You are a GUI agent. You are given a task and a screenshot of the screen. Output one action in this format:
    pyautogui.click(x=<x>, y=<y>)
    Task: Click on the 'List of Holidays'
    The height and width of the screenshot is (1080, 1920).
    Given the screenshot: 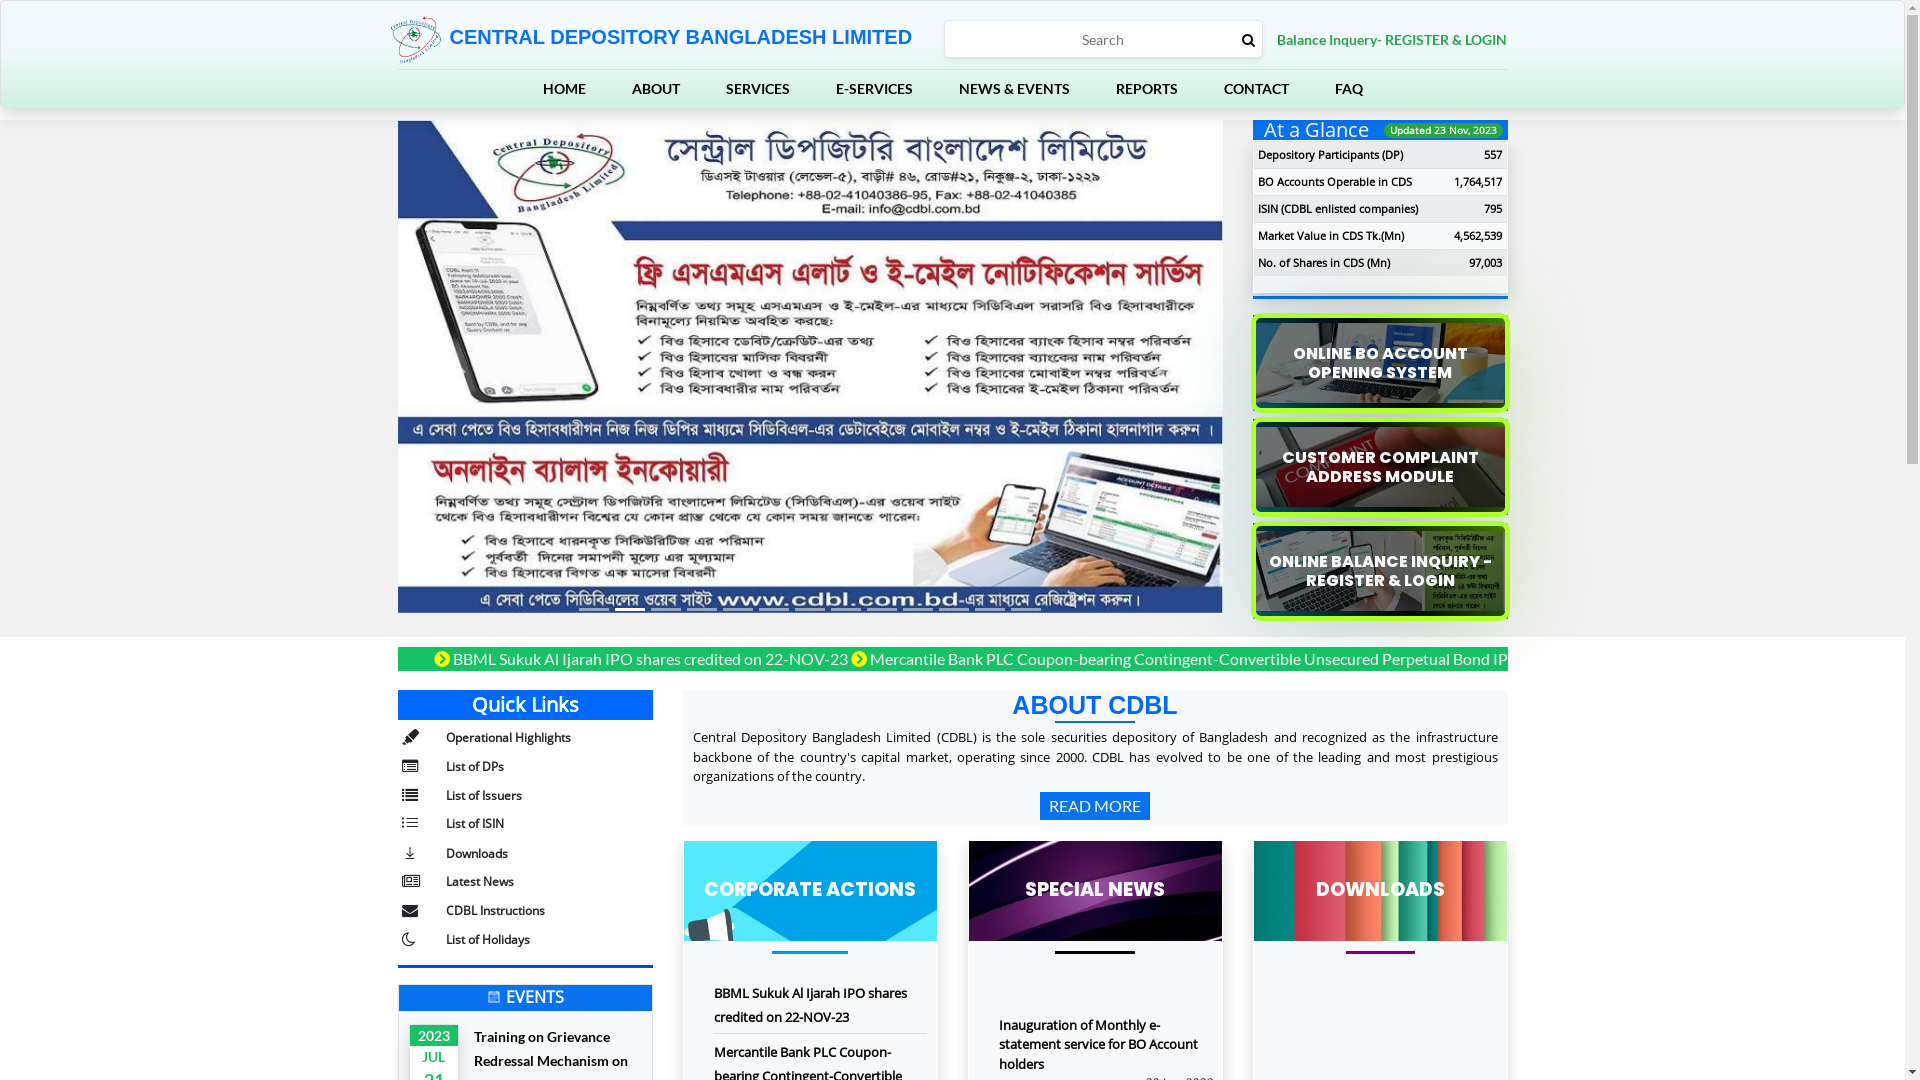 What is the action you would take?
    pyautogui.click(x=488, y=939)
    